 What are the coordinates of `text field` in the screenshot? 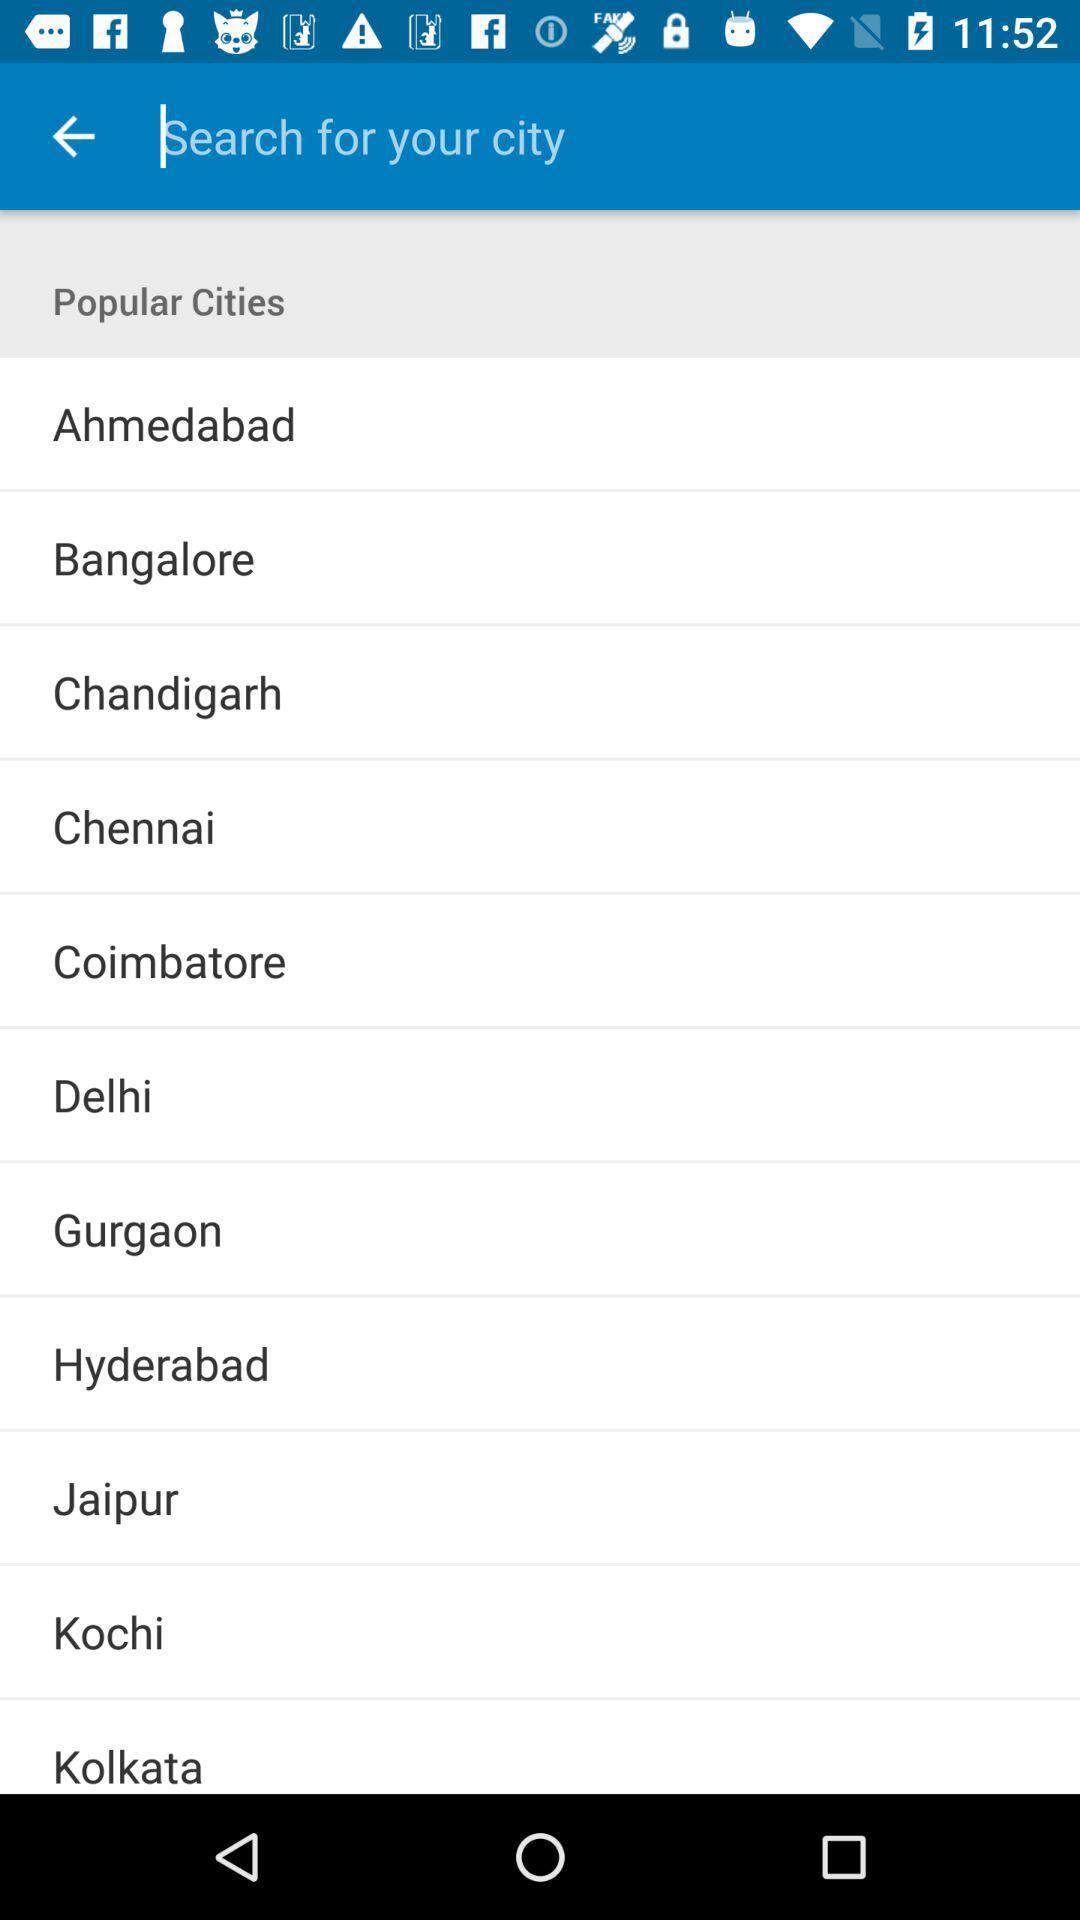 It's located at (591, 135).